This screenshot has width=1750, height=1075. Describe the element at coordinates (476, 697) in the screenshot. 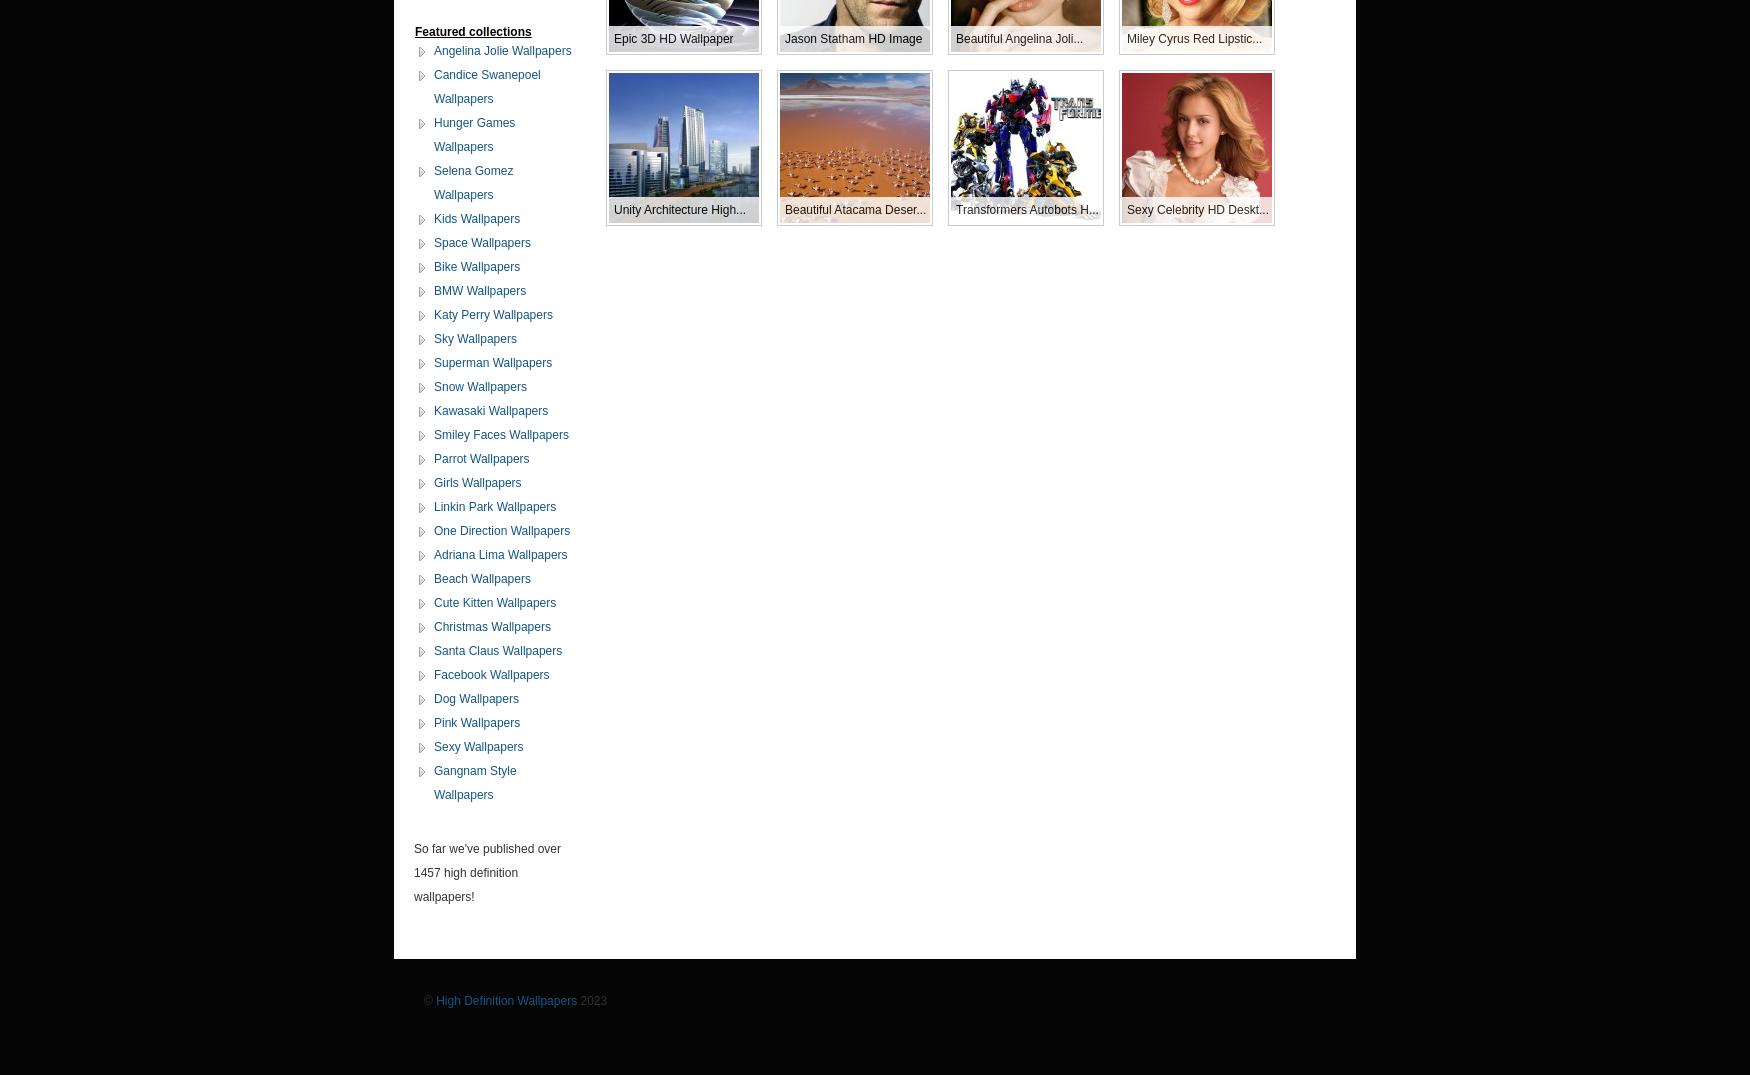

I see `'Dog Wallpapers'` at that location.